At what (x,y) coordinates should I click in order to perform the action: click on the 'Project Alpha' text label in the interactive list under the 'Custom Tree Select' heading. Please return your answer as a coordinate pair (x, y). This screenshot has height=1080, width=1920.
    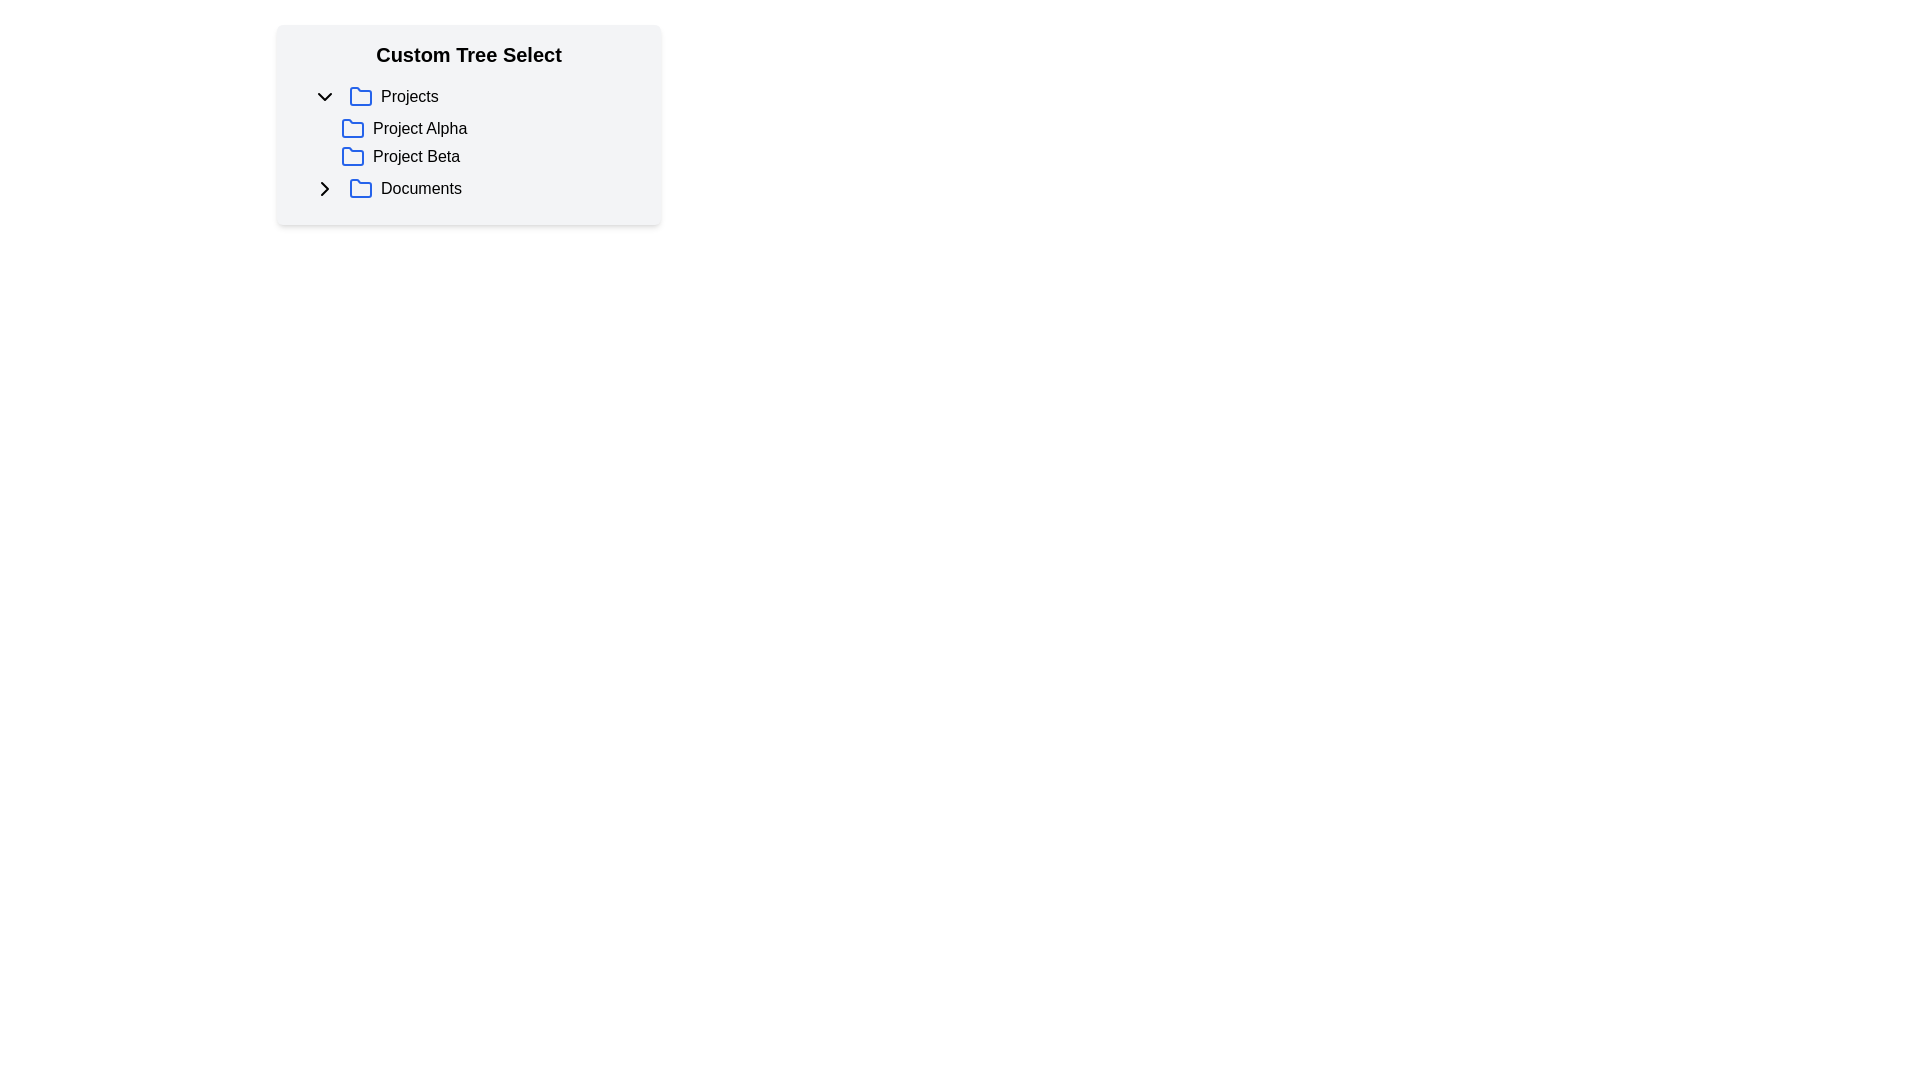
    Looking at the image, I should click on (419, 128).